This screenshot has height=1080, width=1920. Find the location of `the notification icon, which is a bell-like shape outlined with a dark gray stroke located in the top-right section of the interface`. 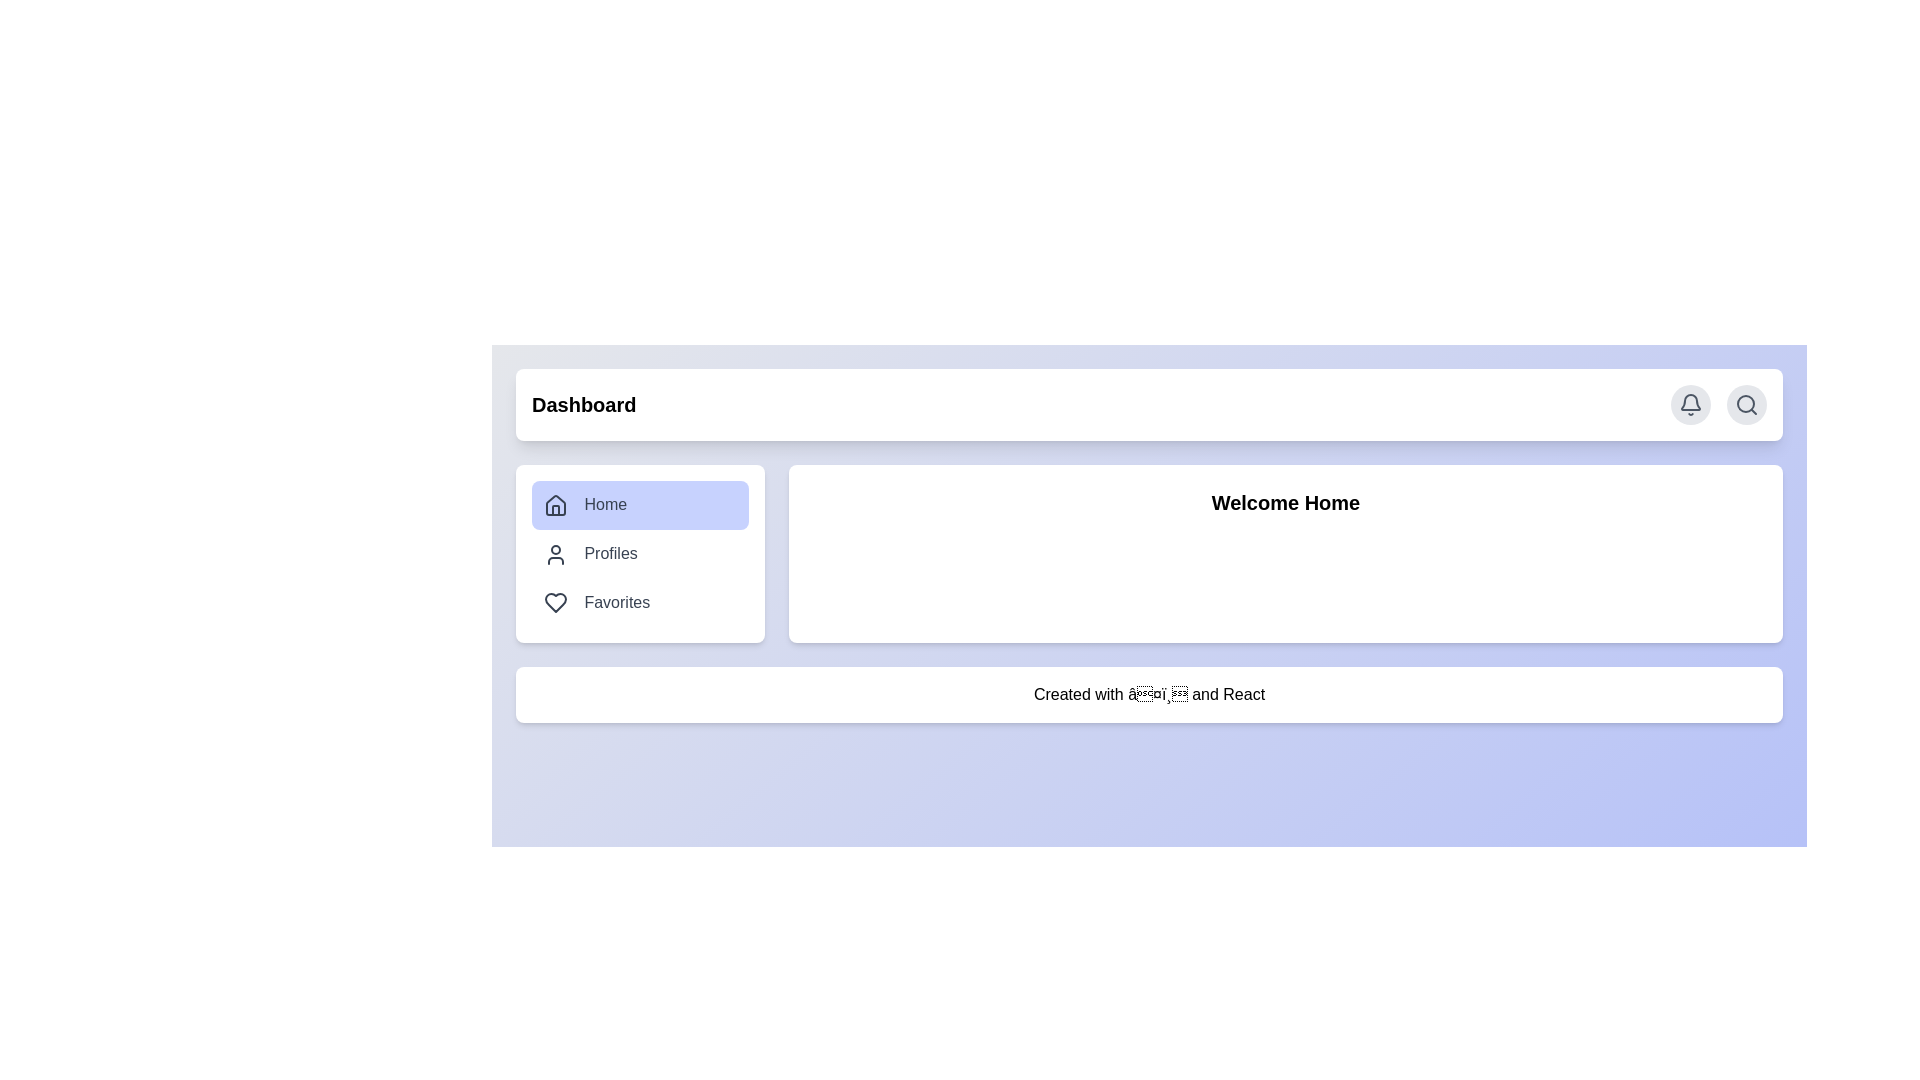

the notification icon, which is a bell-like shape outlined with a dark gray stroke located in the top-right section of the interface is located at coordinates (1689, 402).